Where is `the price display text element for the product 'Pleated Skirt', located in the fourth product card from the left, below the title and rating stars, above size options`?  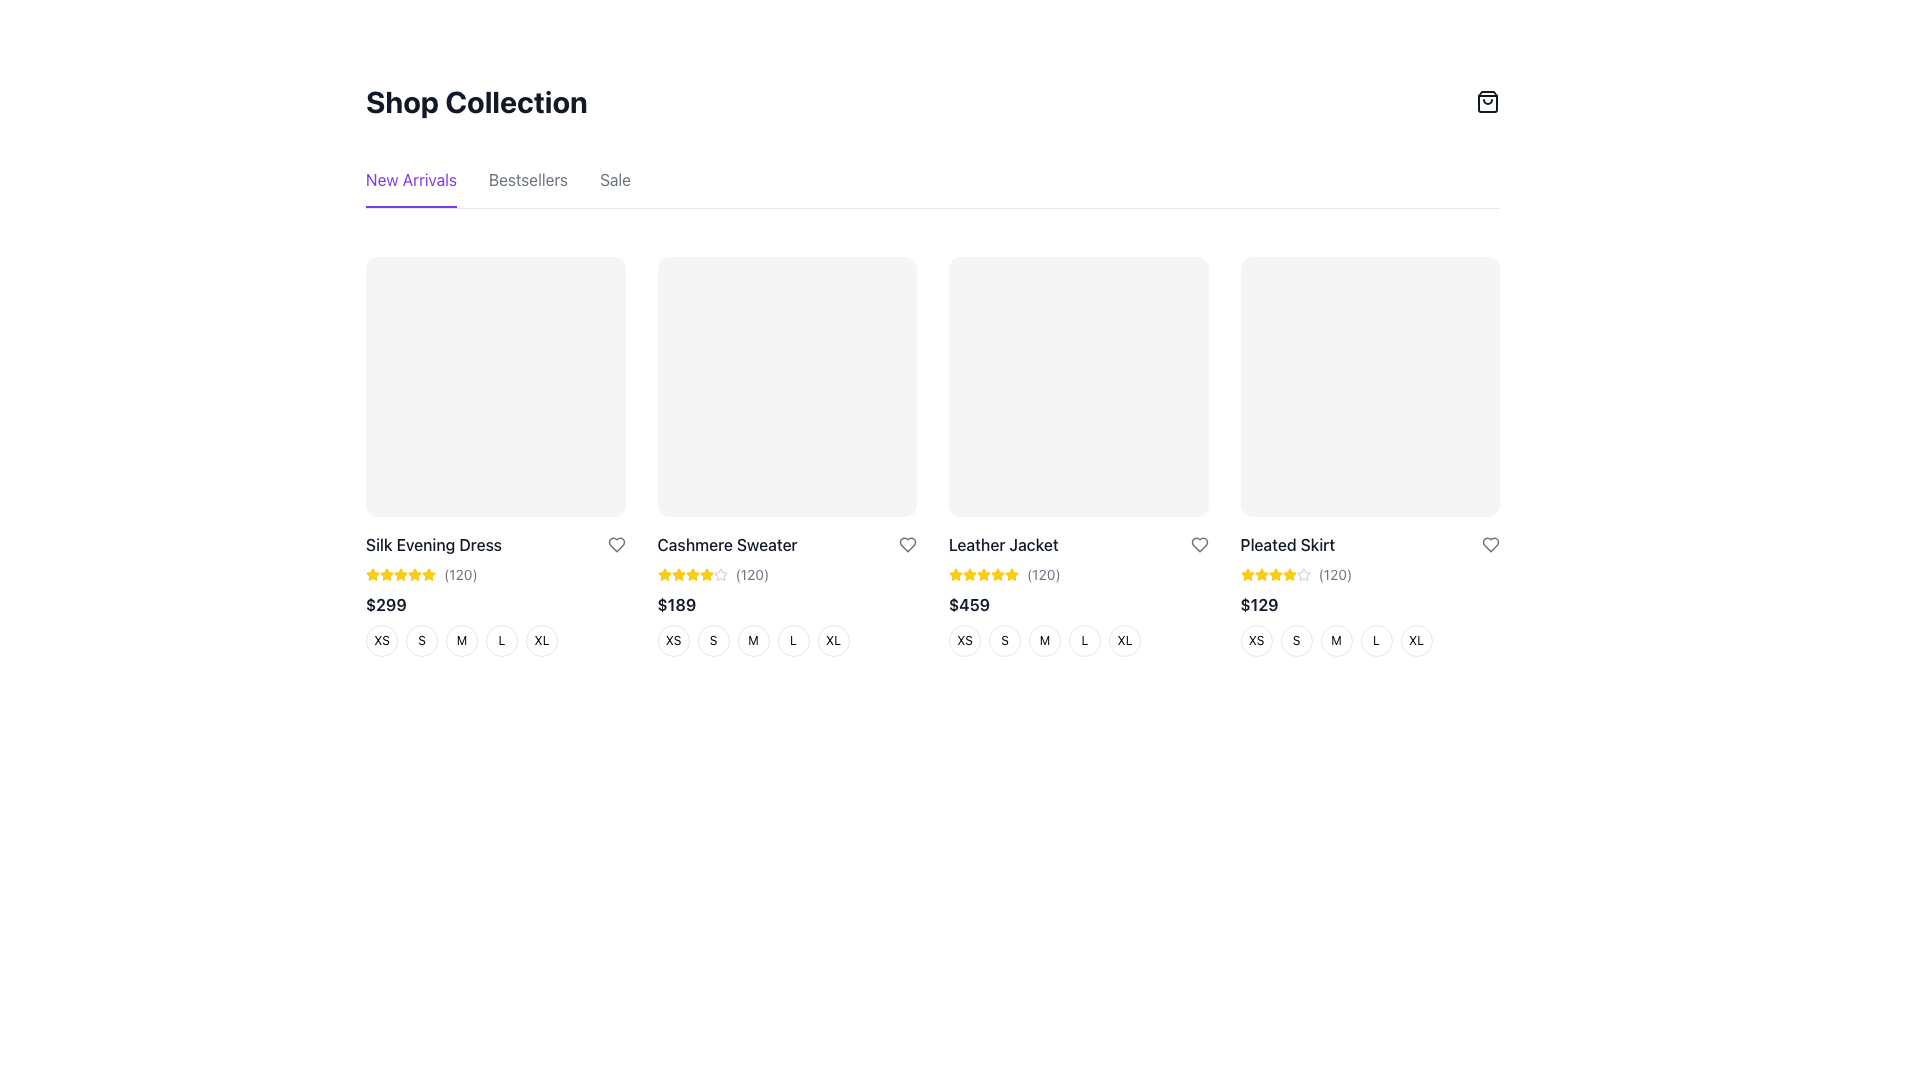 the price display text element for the product 'Pleated Skirt', located in the fourth product card from the left, below the title and rating stars, above size options is located at coordinates (1258, 603).